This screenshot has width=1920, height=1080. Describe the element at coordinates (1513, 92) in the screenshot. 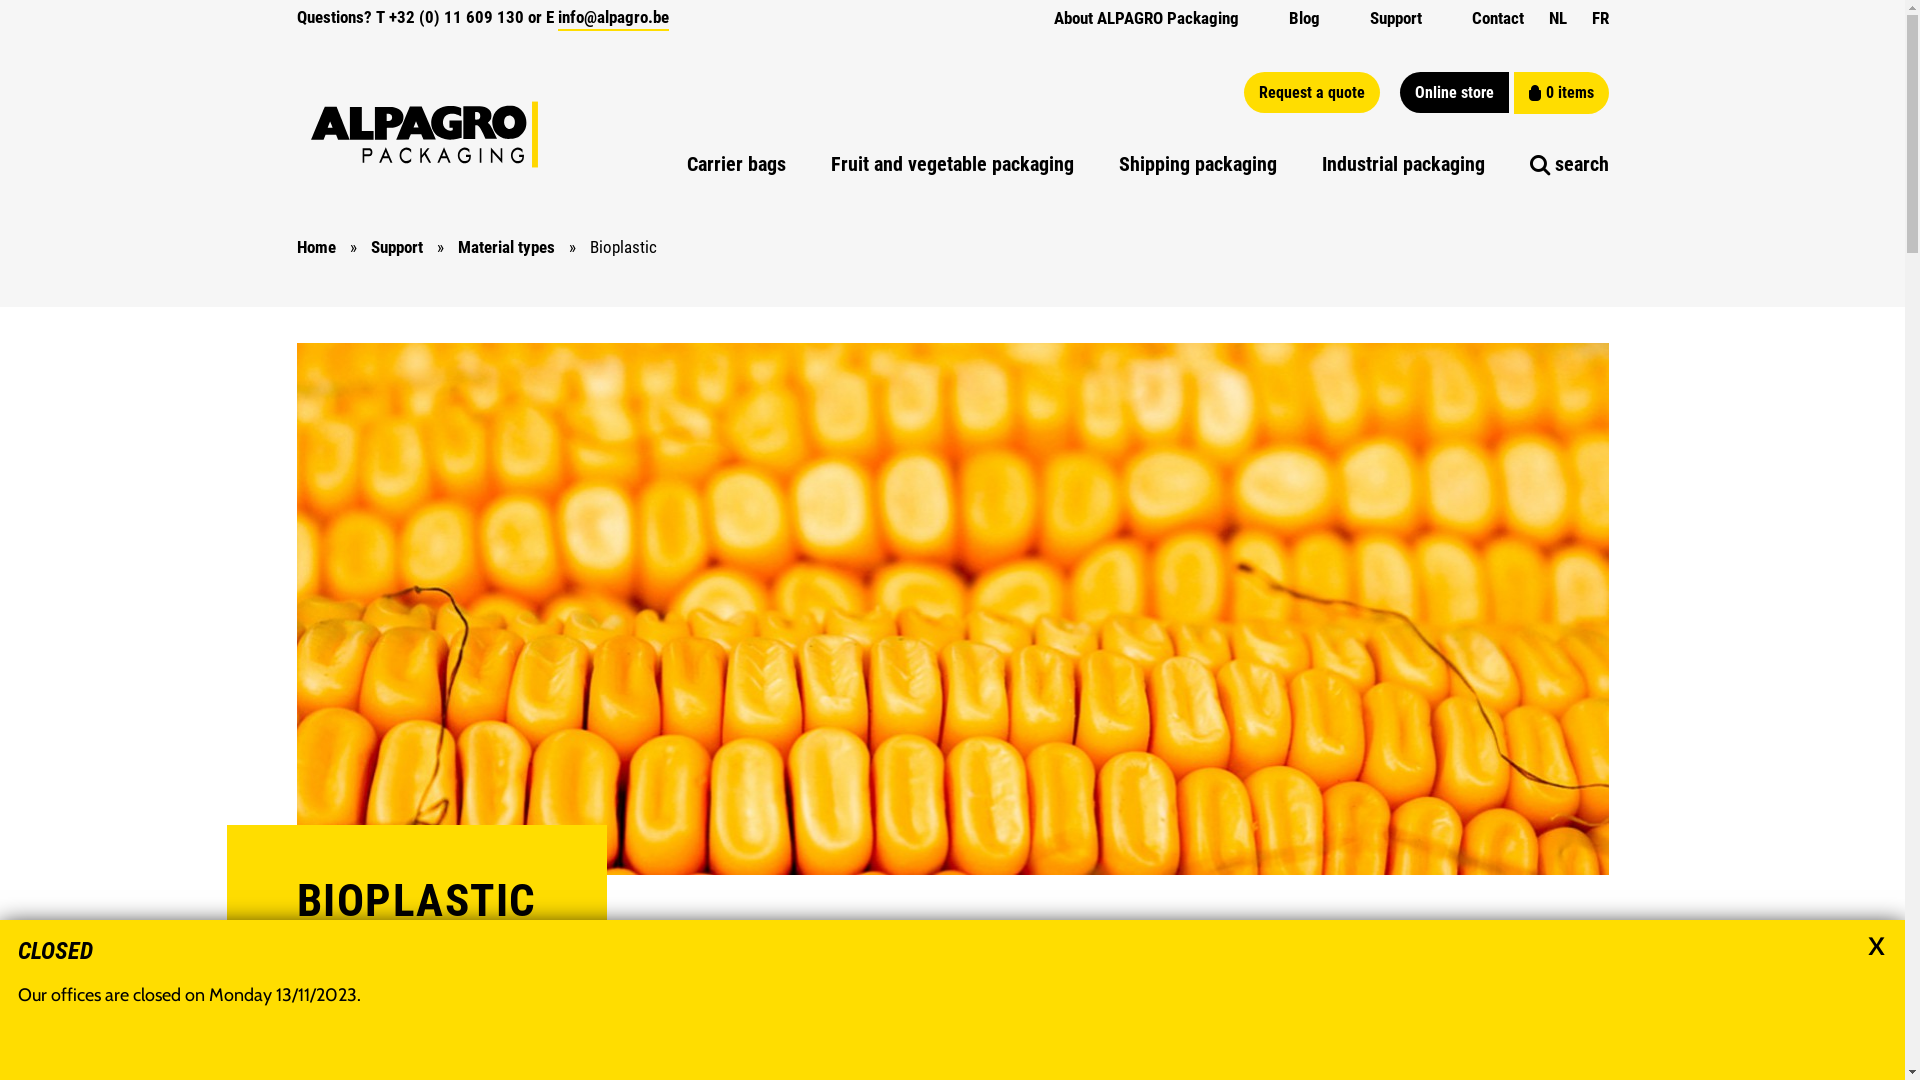

I see `'0 items'` at that location.